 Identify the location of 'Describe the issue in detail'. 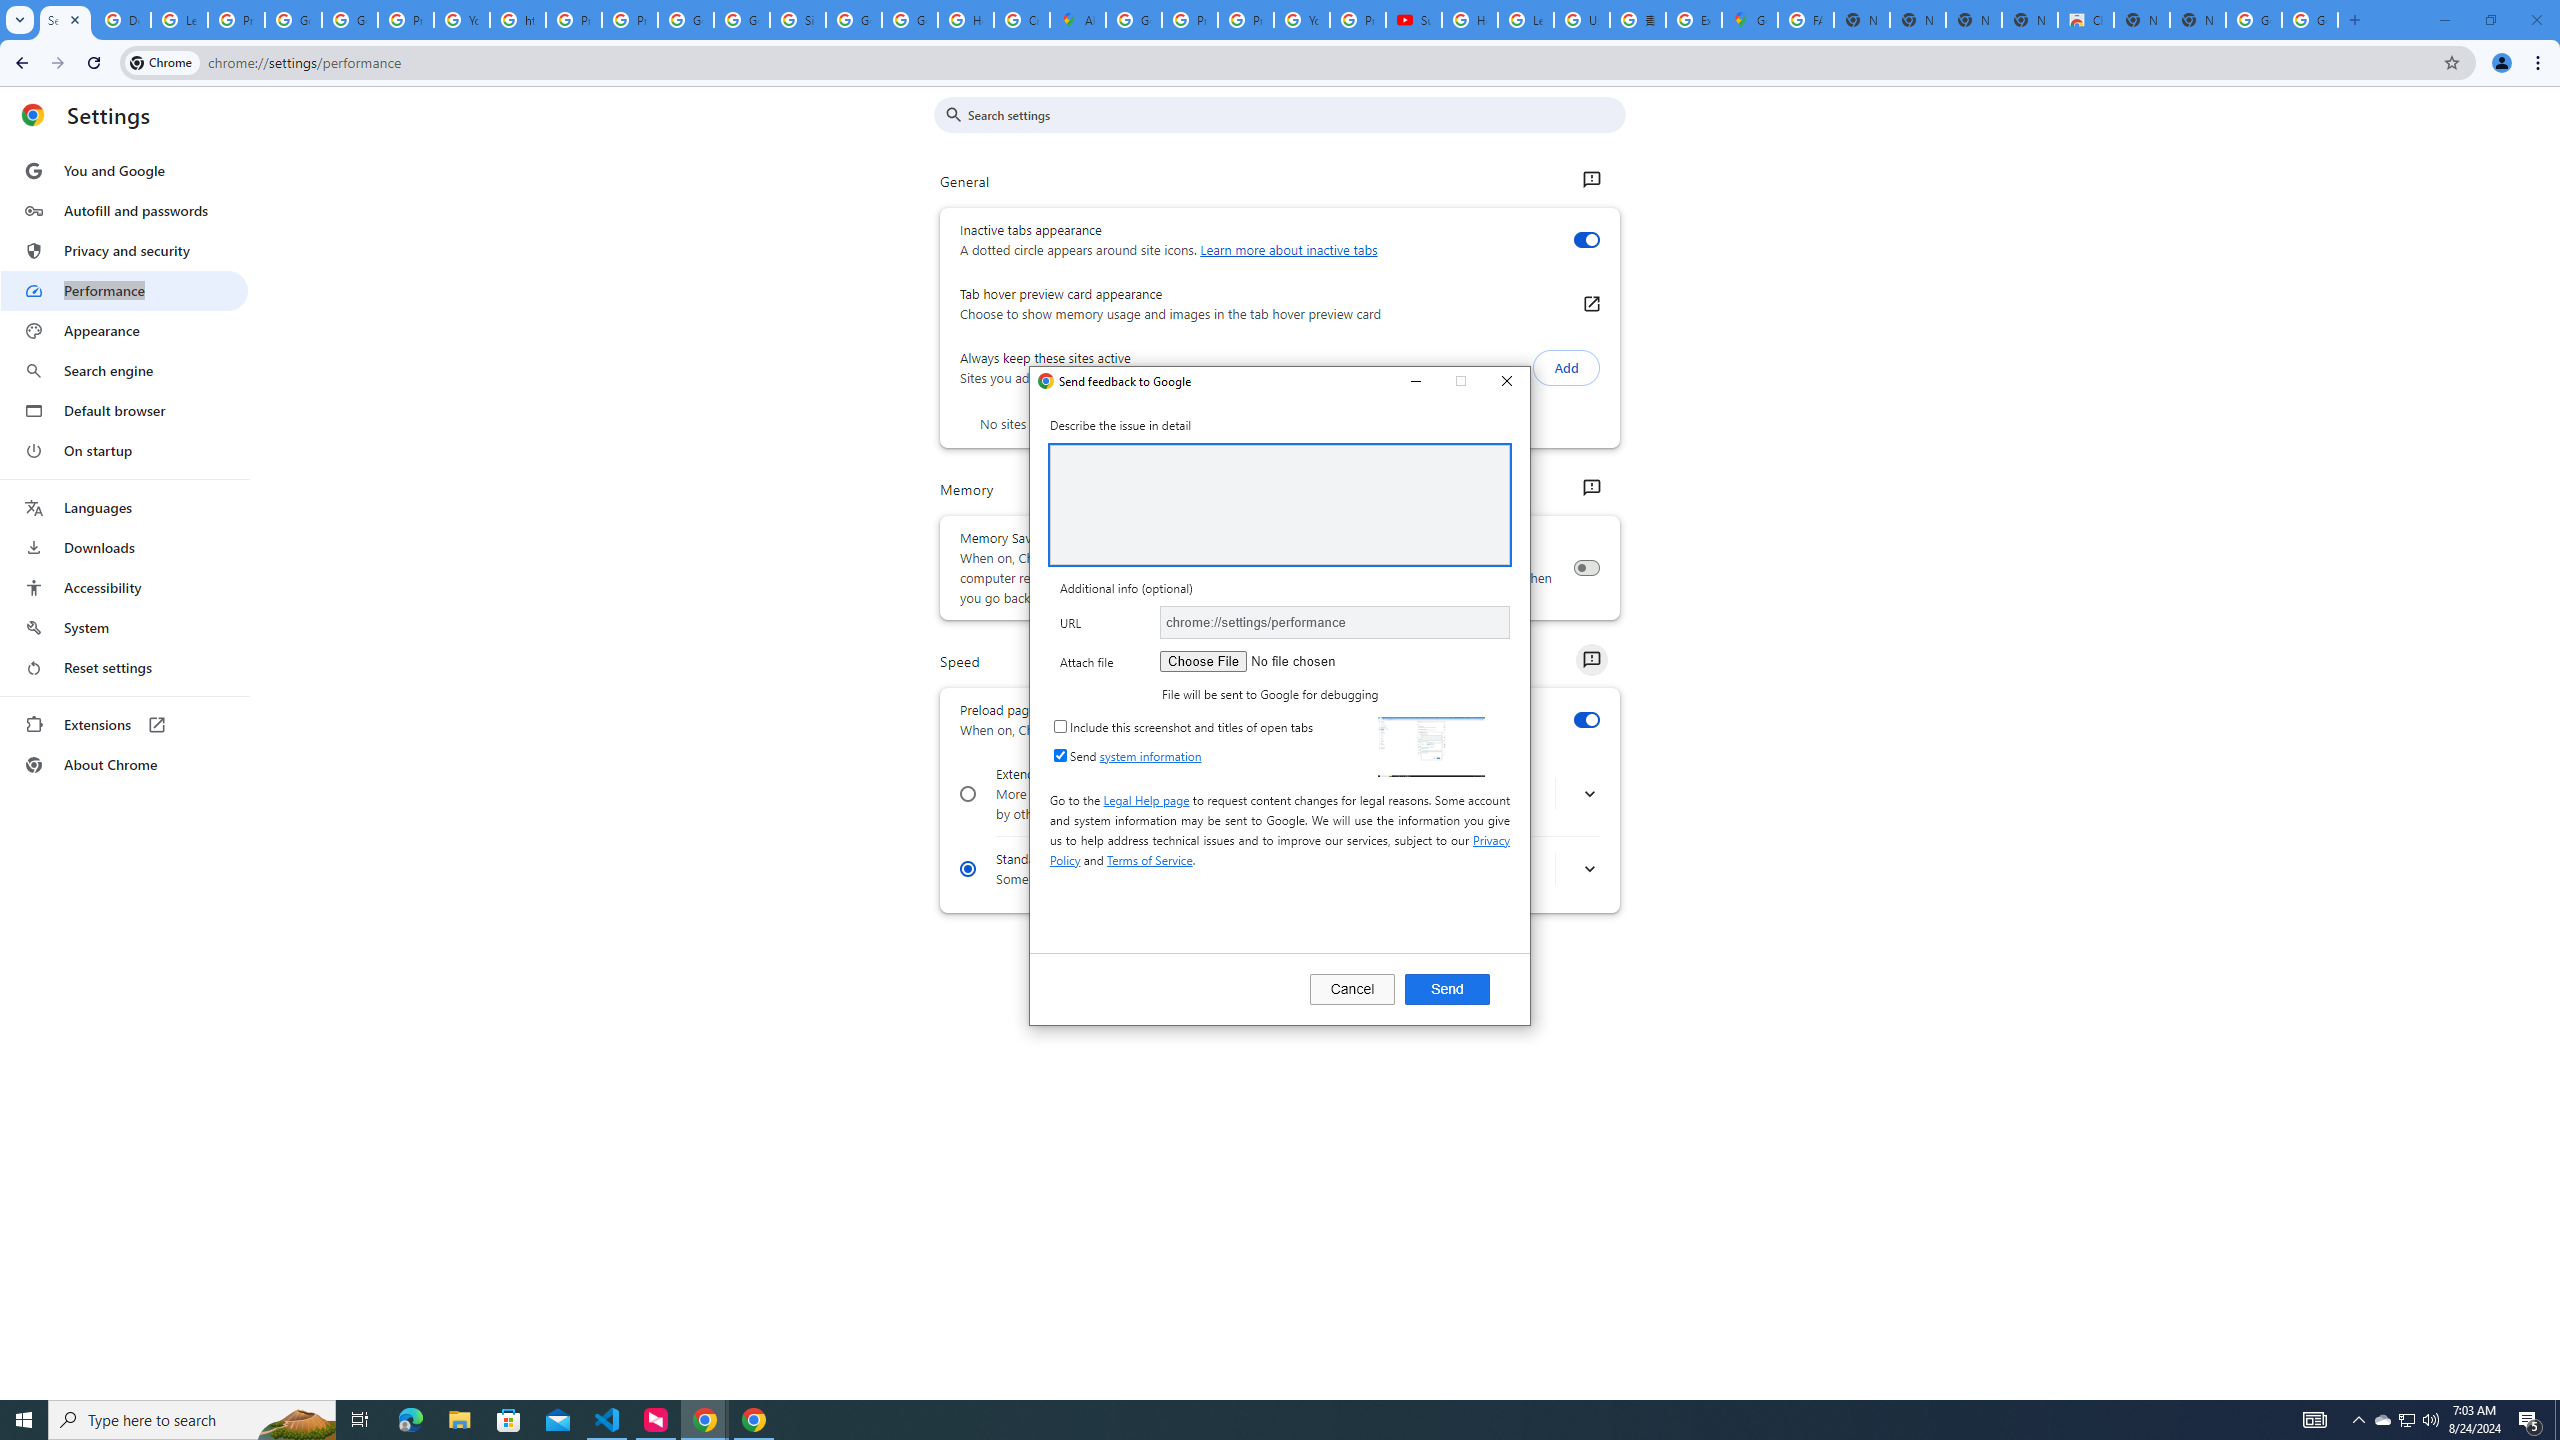
(1280, 503).